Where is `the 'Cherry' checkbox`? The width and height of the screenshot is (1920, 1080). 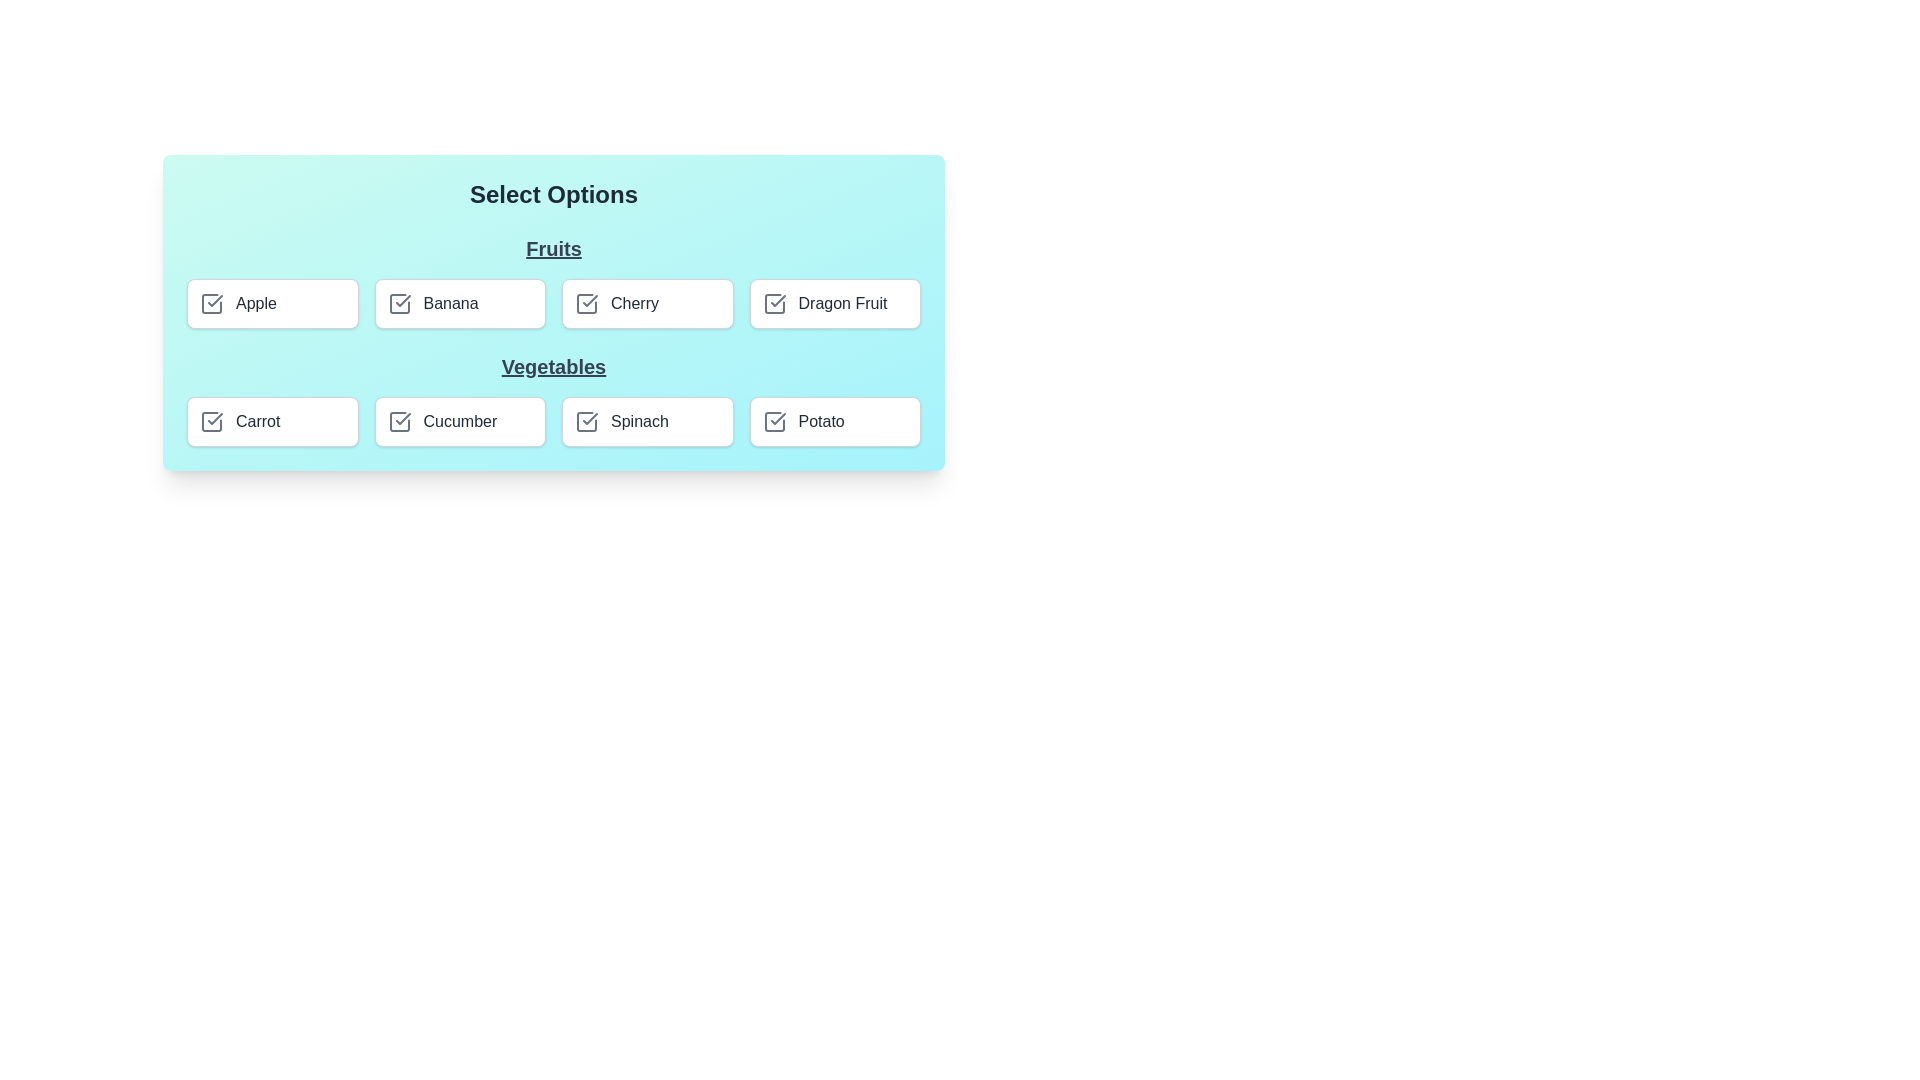 the 'Cherry' checkbox is located at coordinates (647, 304).